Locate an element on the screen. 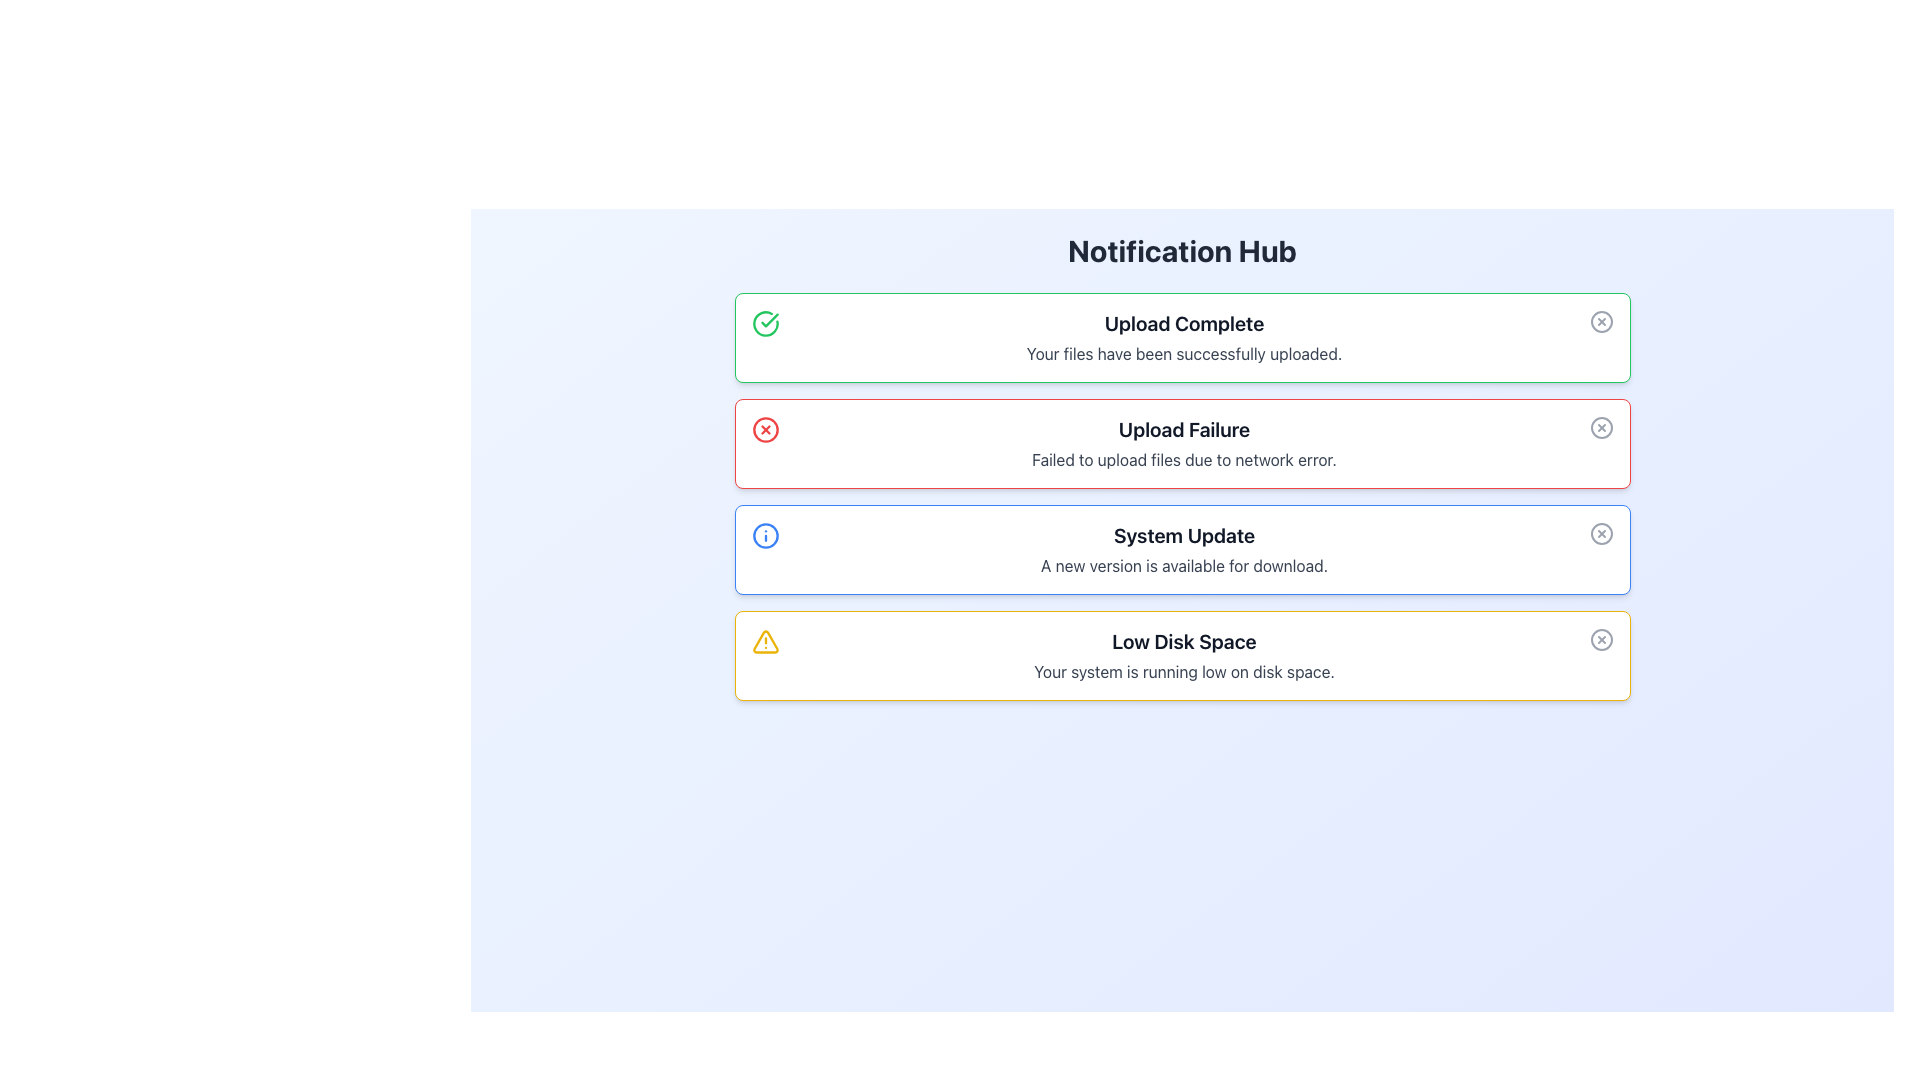  the text label displaying 'Low Disk Space' in bold, extra-large, dark gray font, which is prominently located in a yellow-themed notification panel is located at coordinates (1184, 641).